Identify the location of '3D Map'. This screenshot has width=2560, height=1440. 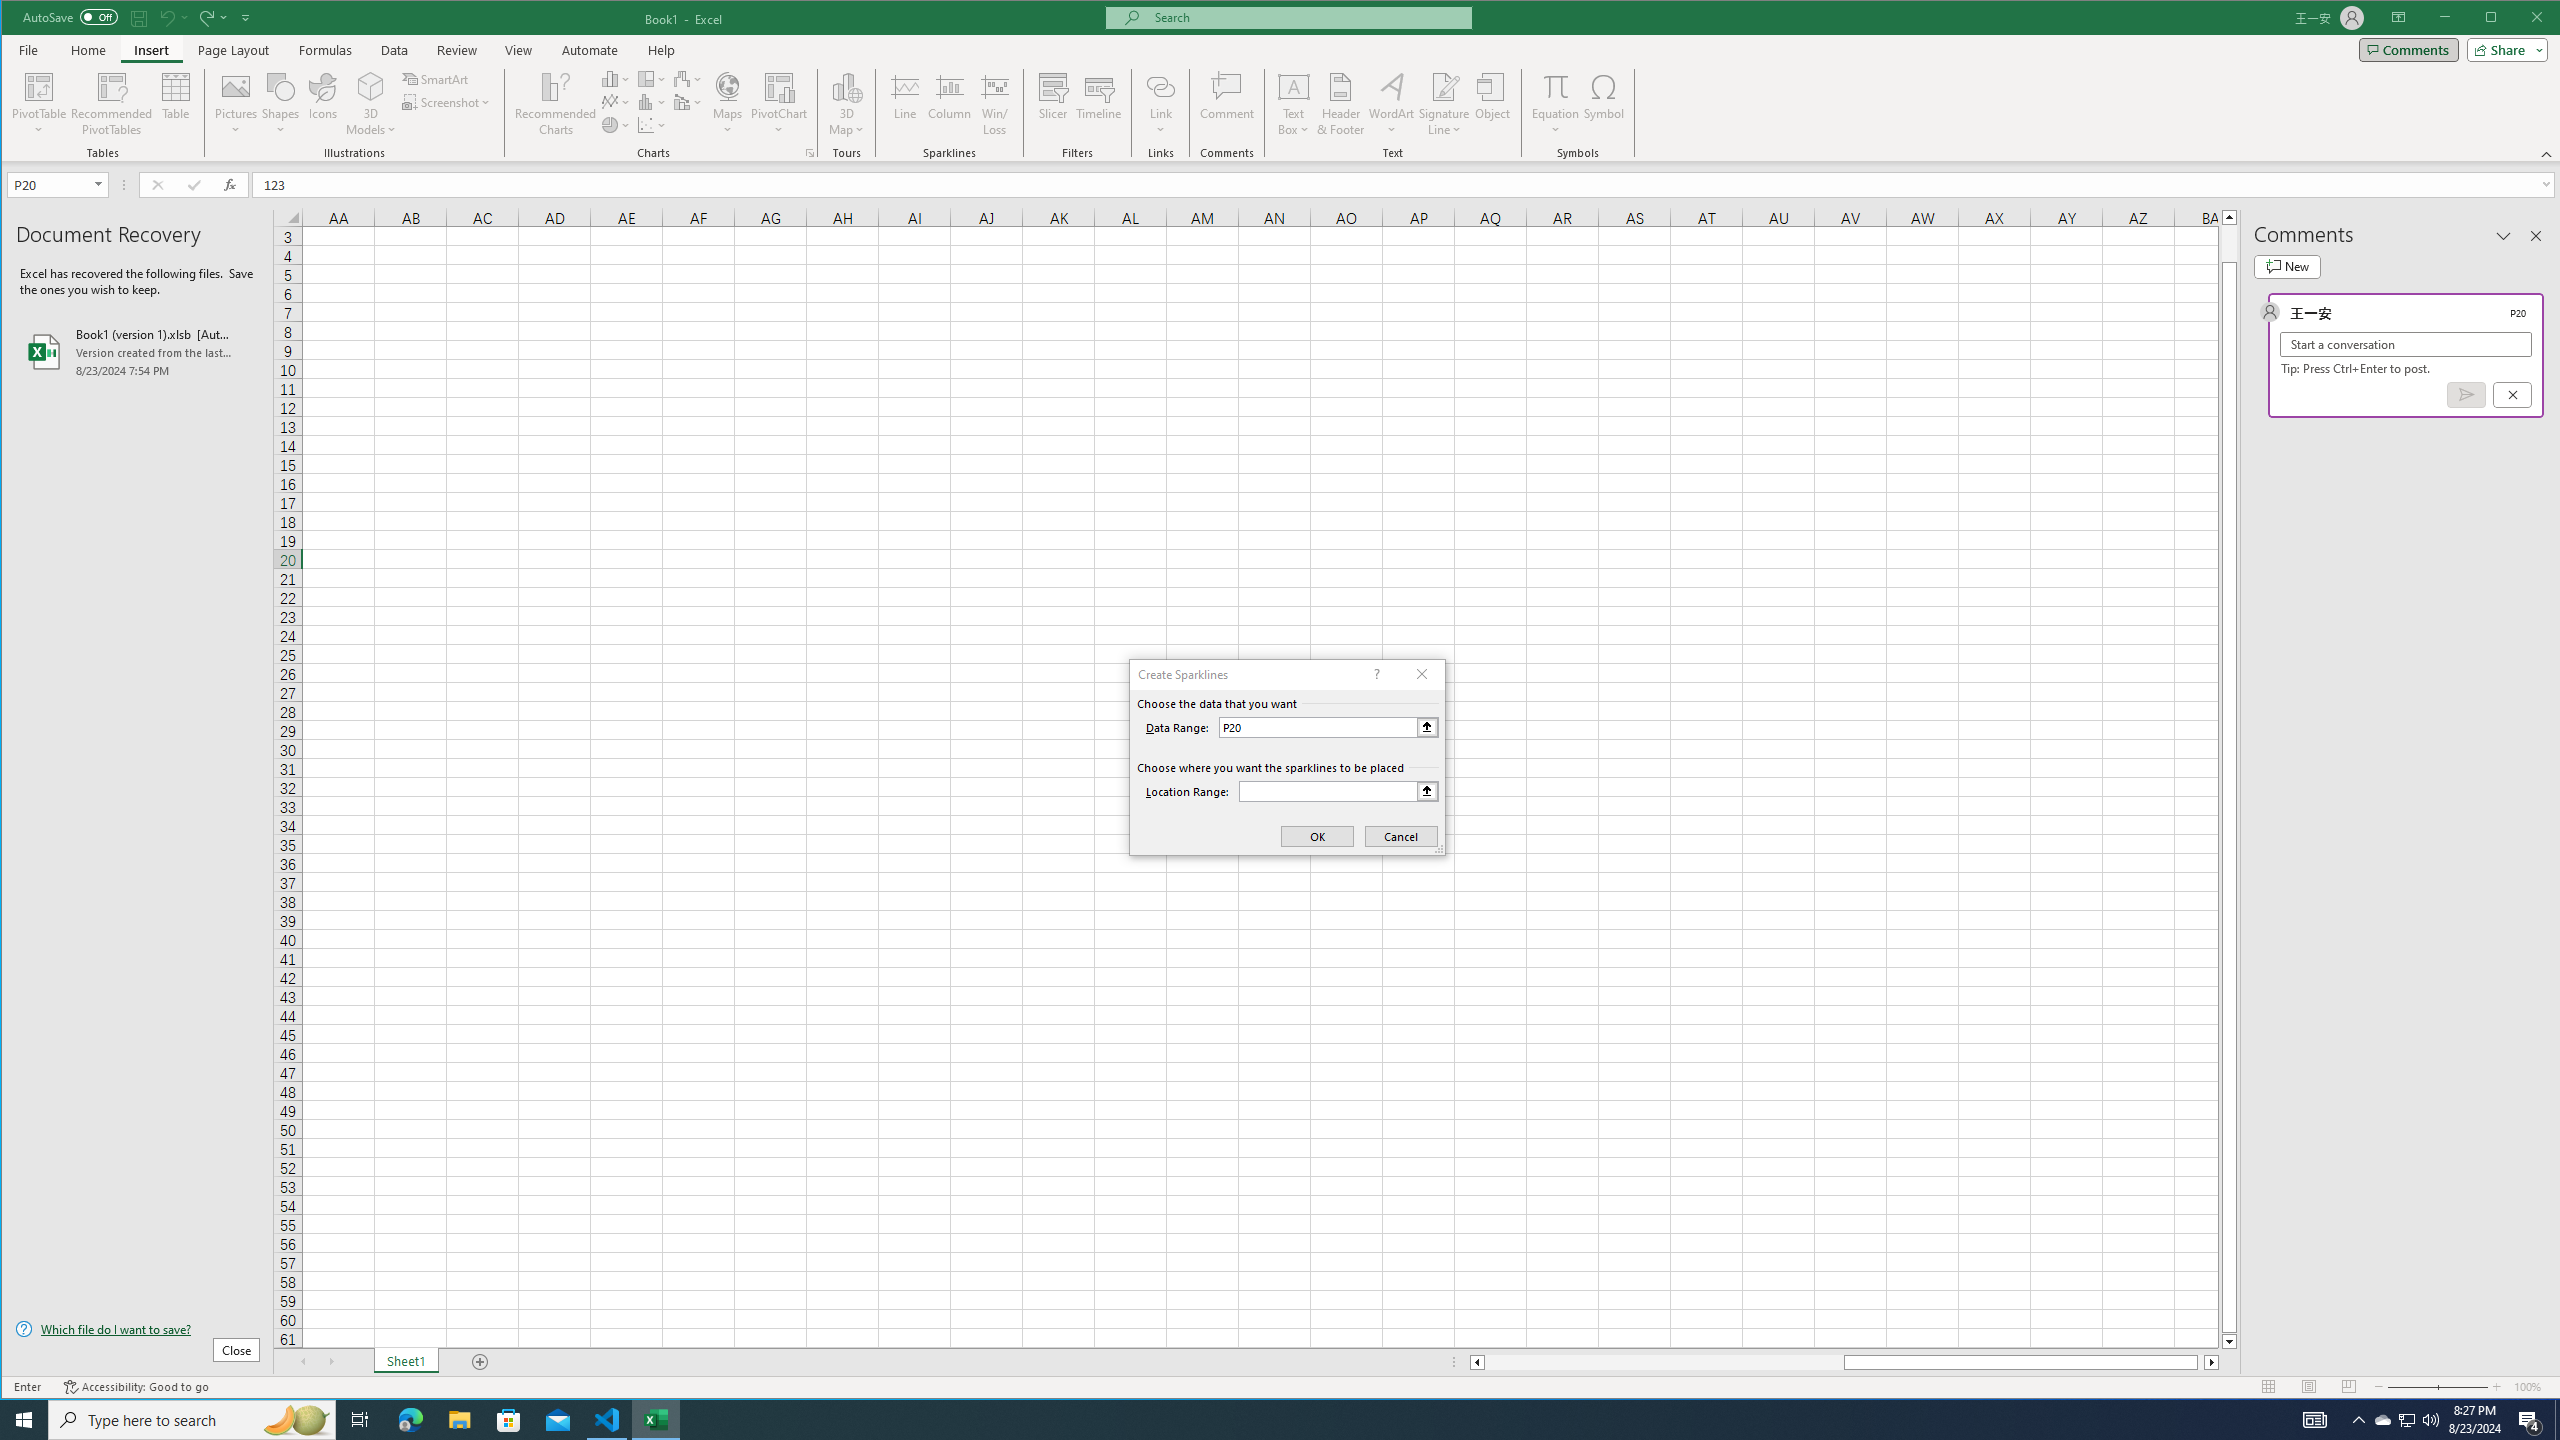
(847, 103).